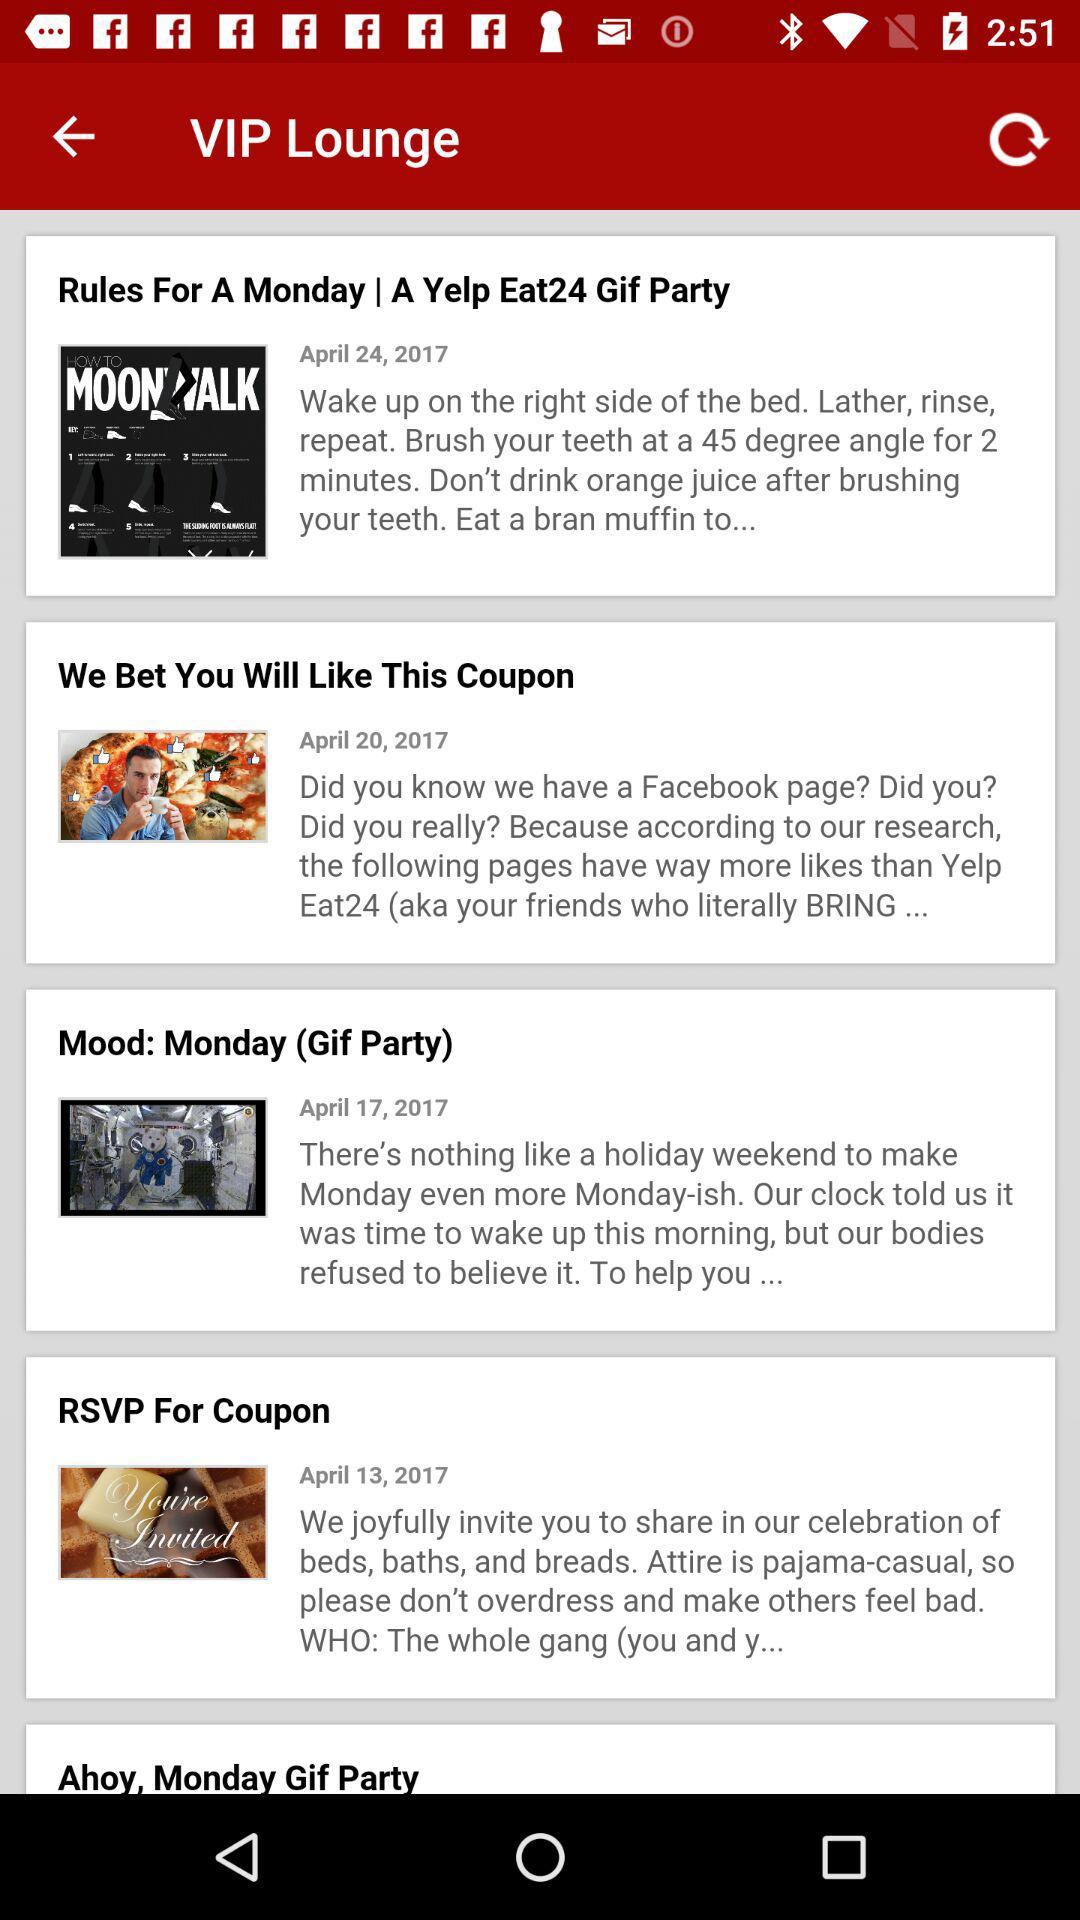 The width and height of the screenshot is (1080, 1920). What do you see at coordinates (540, 1002) in the screenshot?
I see `order food for delivery or pickup from a huge selection of local restaurants` at bounding box center [540, 1002].